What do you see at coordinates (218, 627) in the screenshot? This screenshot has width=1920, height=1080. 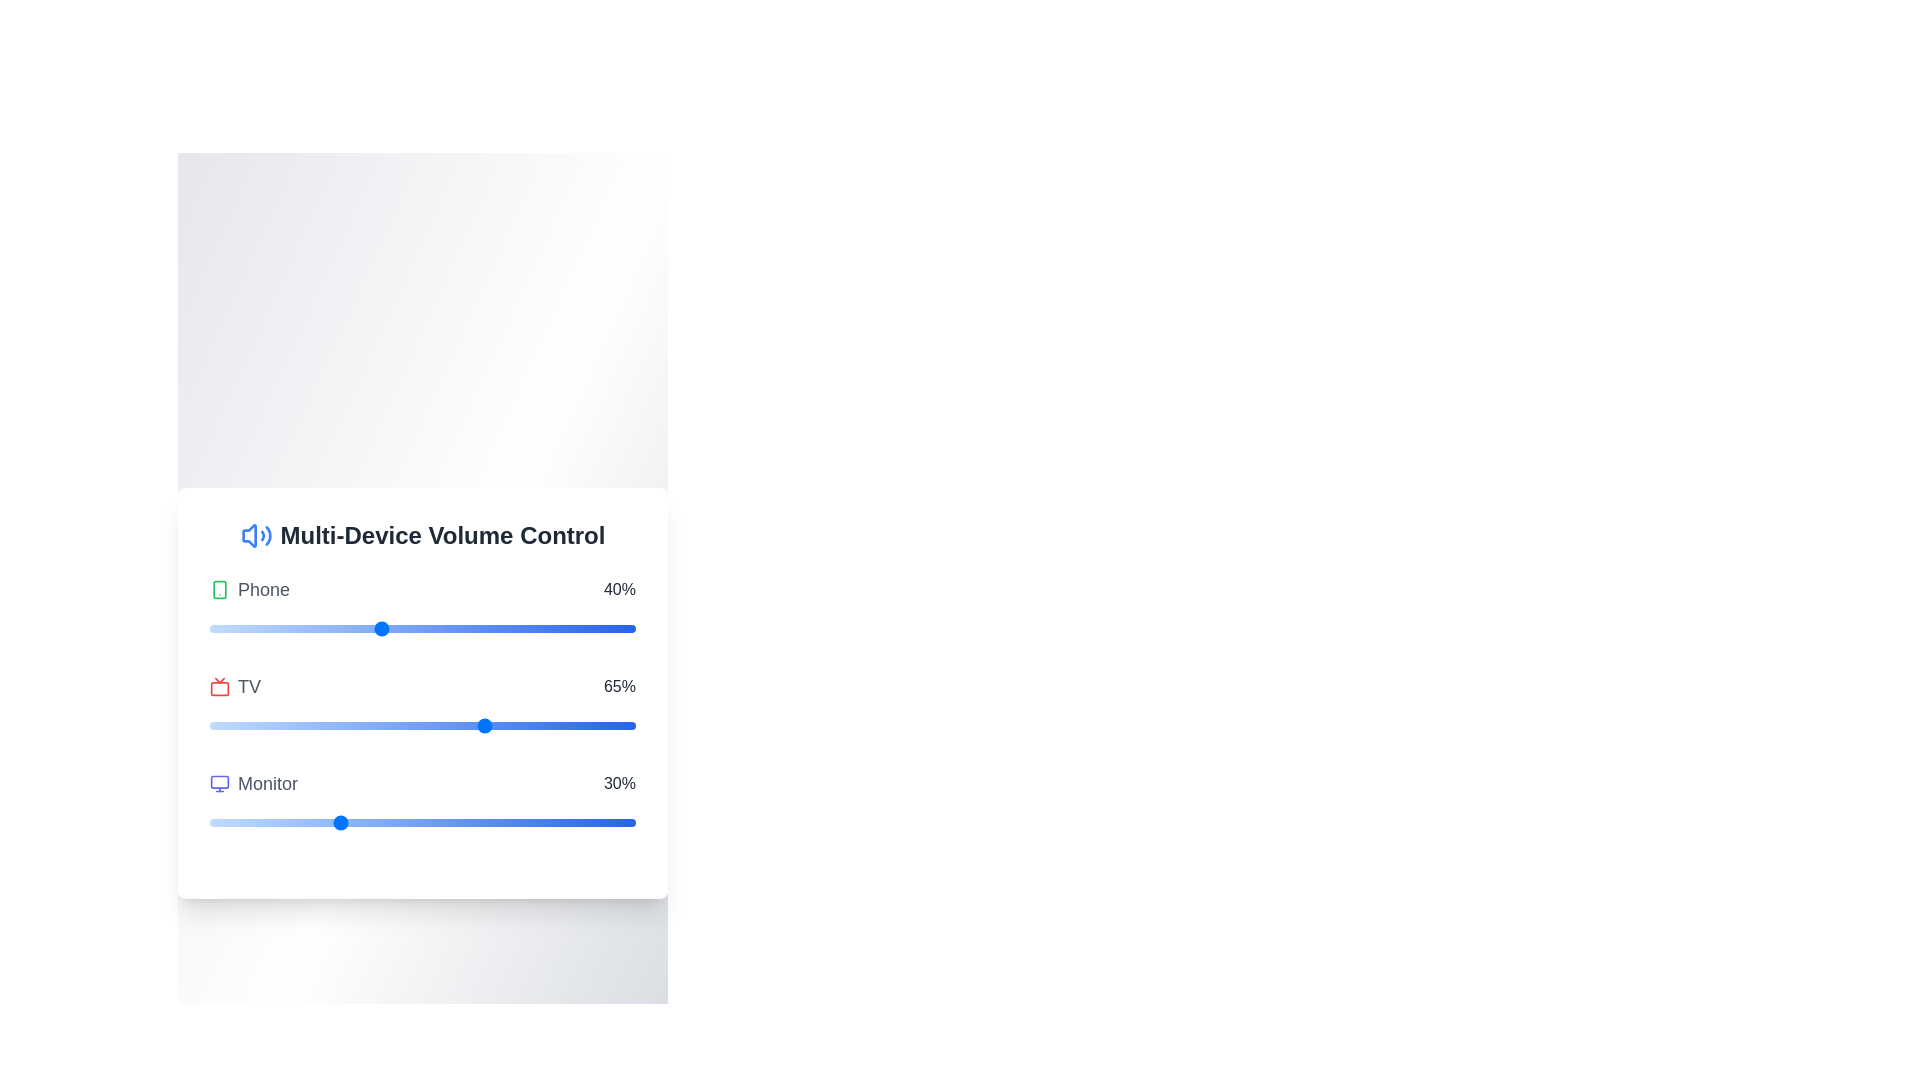 I see `the volume for the phone` at bounding box center [218, 627].